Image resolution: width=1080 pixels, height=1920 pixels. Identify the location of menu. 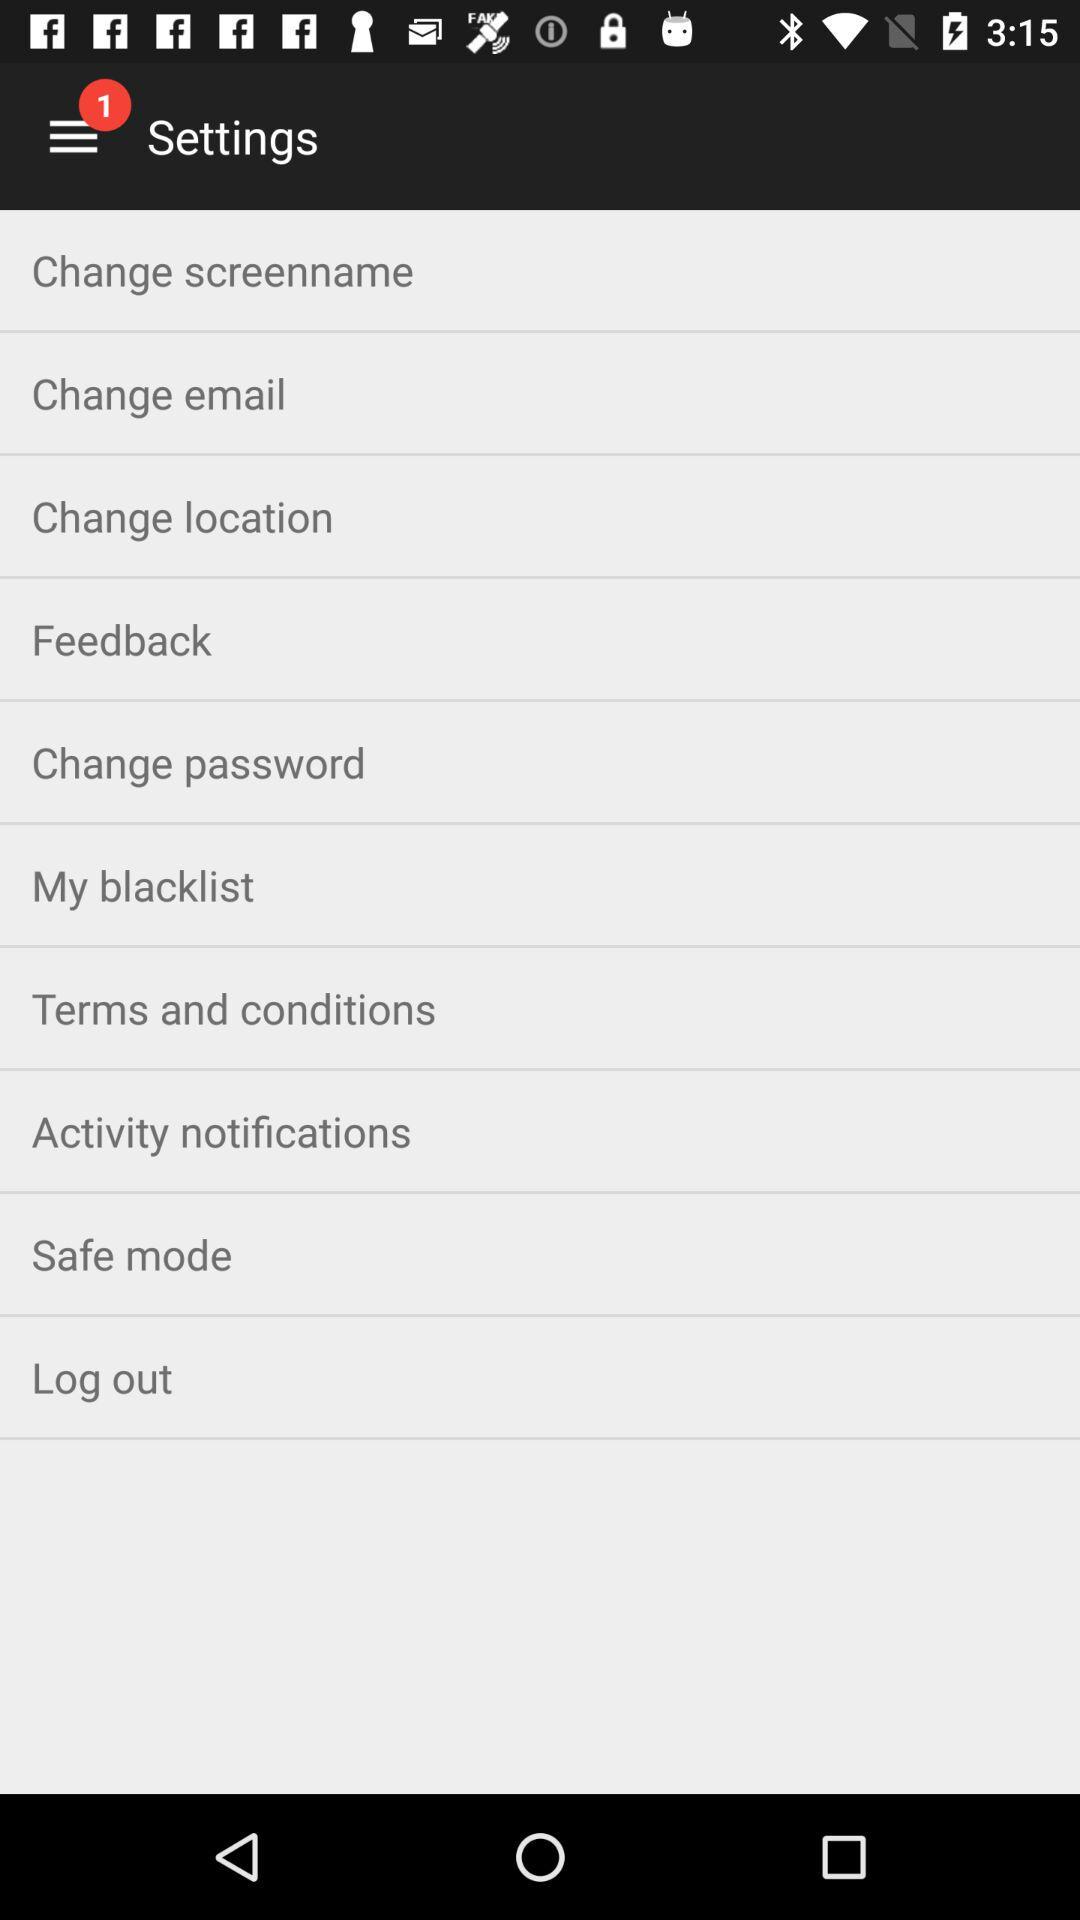
(72, 135).